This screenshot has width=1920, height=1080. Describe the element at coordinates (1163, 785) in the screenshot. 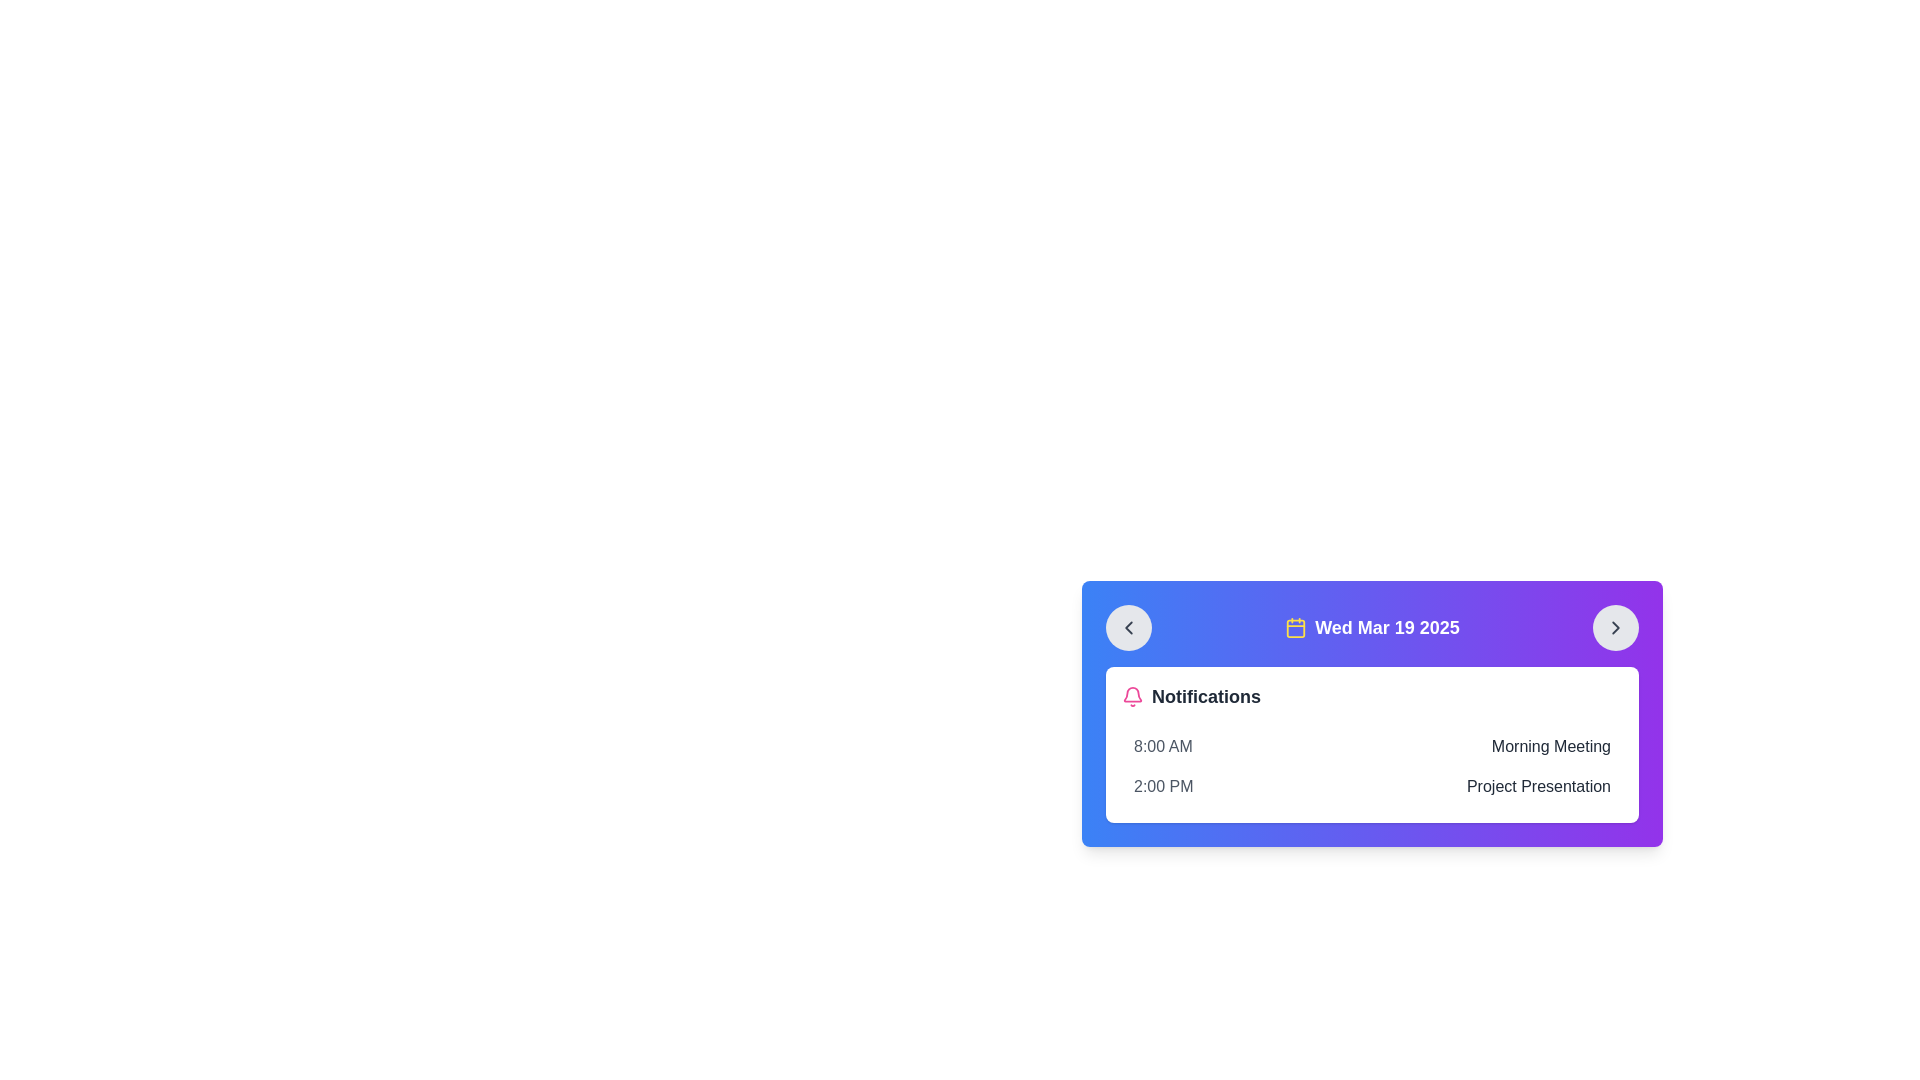

I see `the text label displaying the time '2:00 PM' in gray font, which is part of the notifications list` at that location.